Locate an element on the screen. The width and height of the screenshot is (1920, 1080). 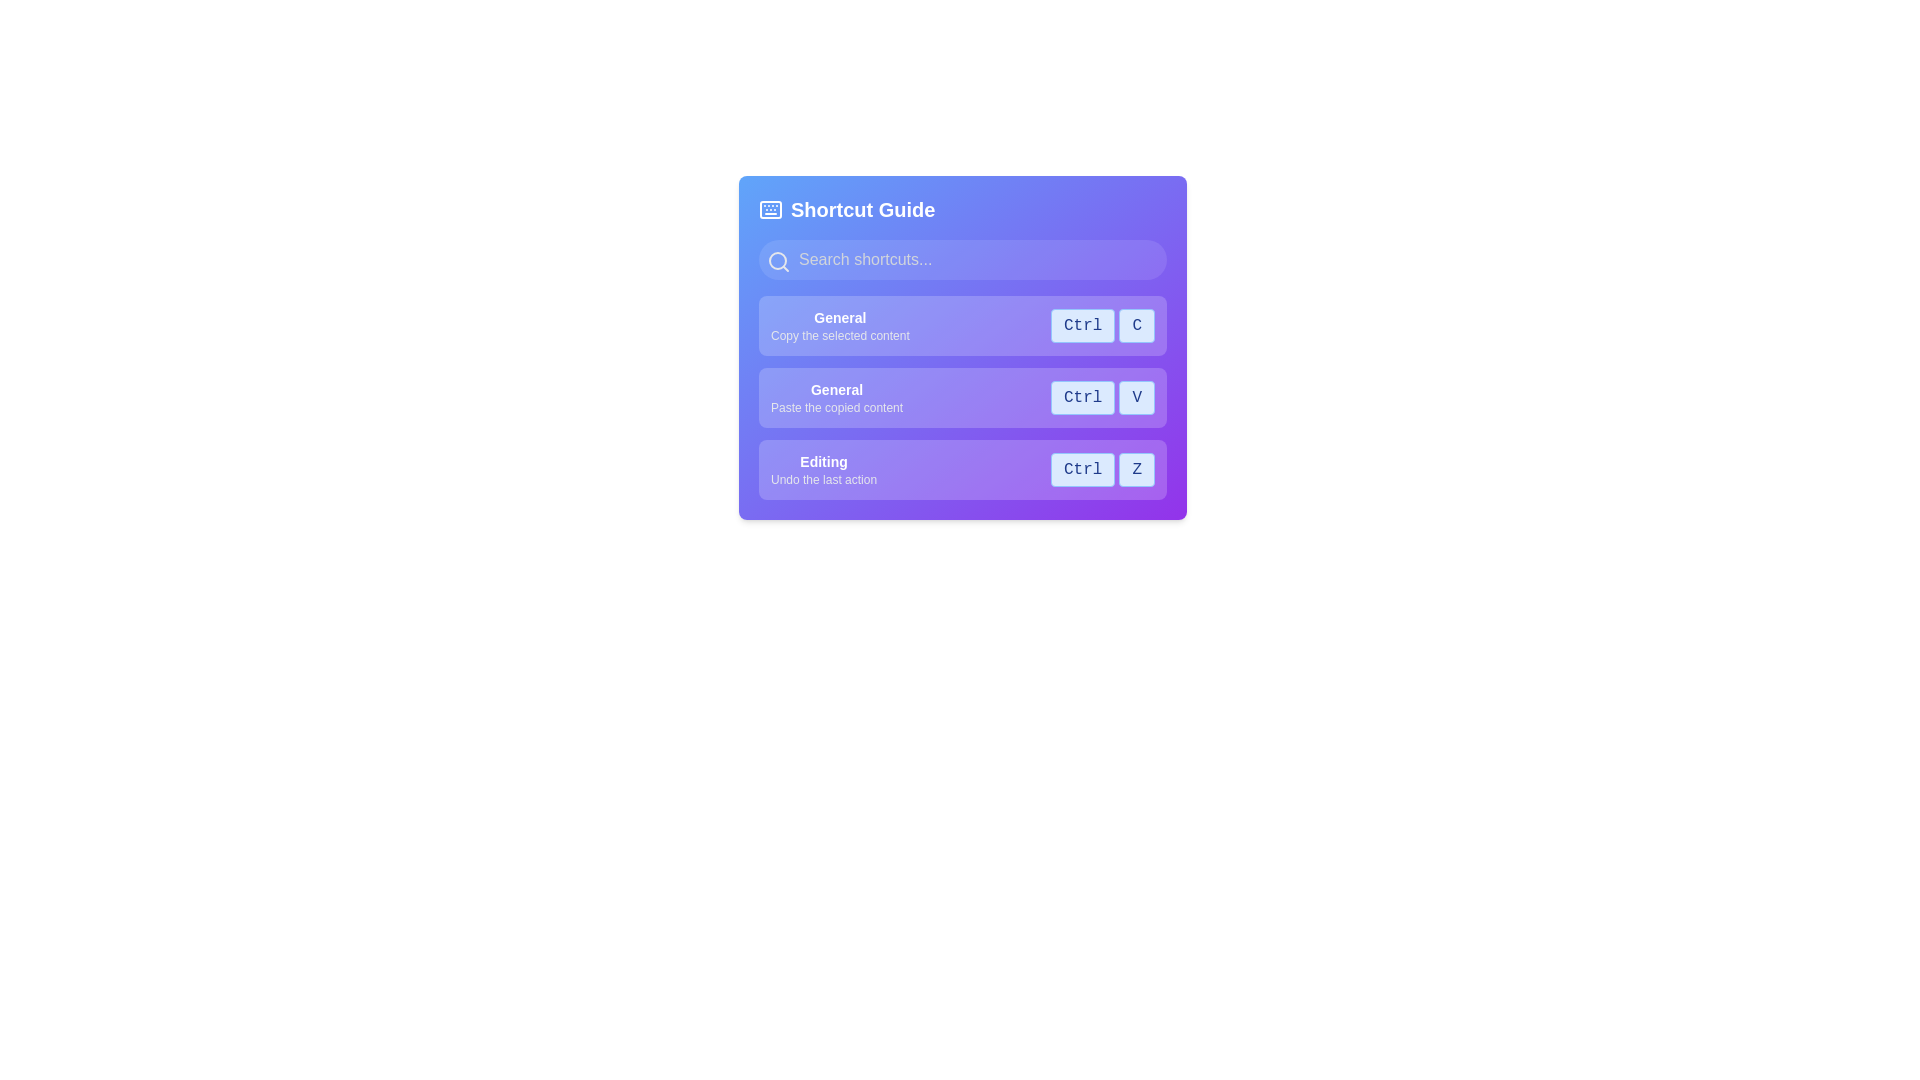
the static text element that reads 'Copy the selected content.' which is located beneath the heading 'General' in the UI is located at coordinates (840, 334).